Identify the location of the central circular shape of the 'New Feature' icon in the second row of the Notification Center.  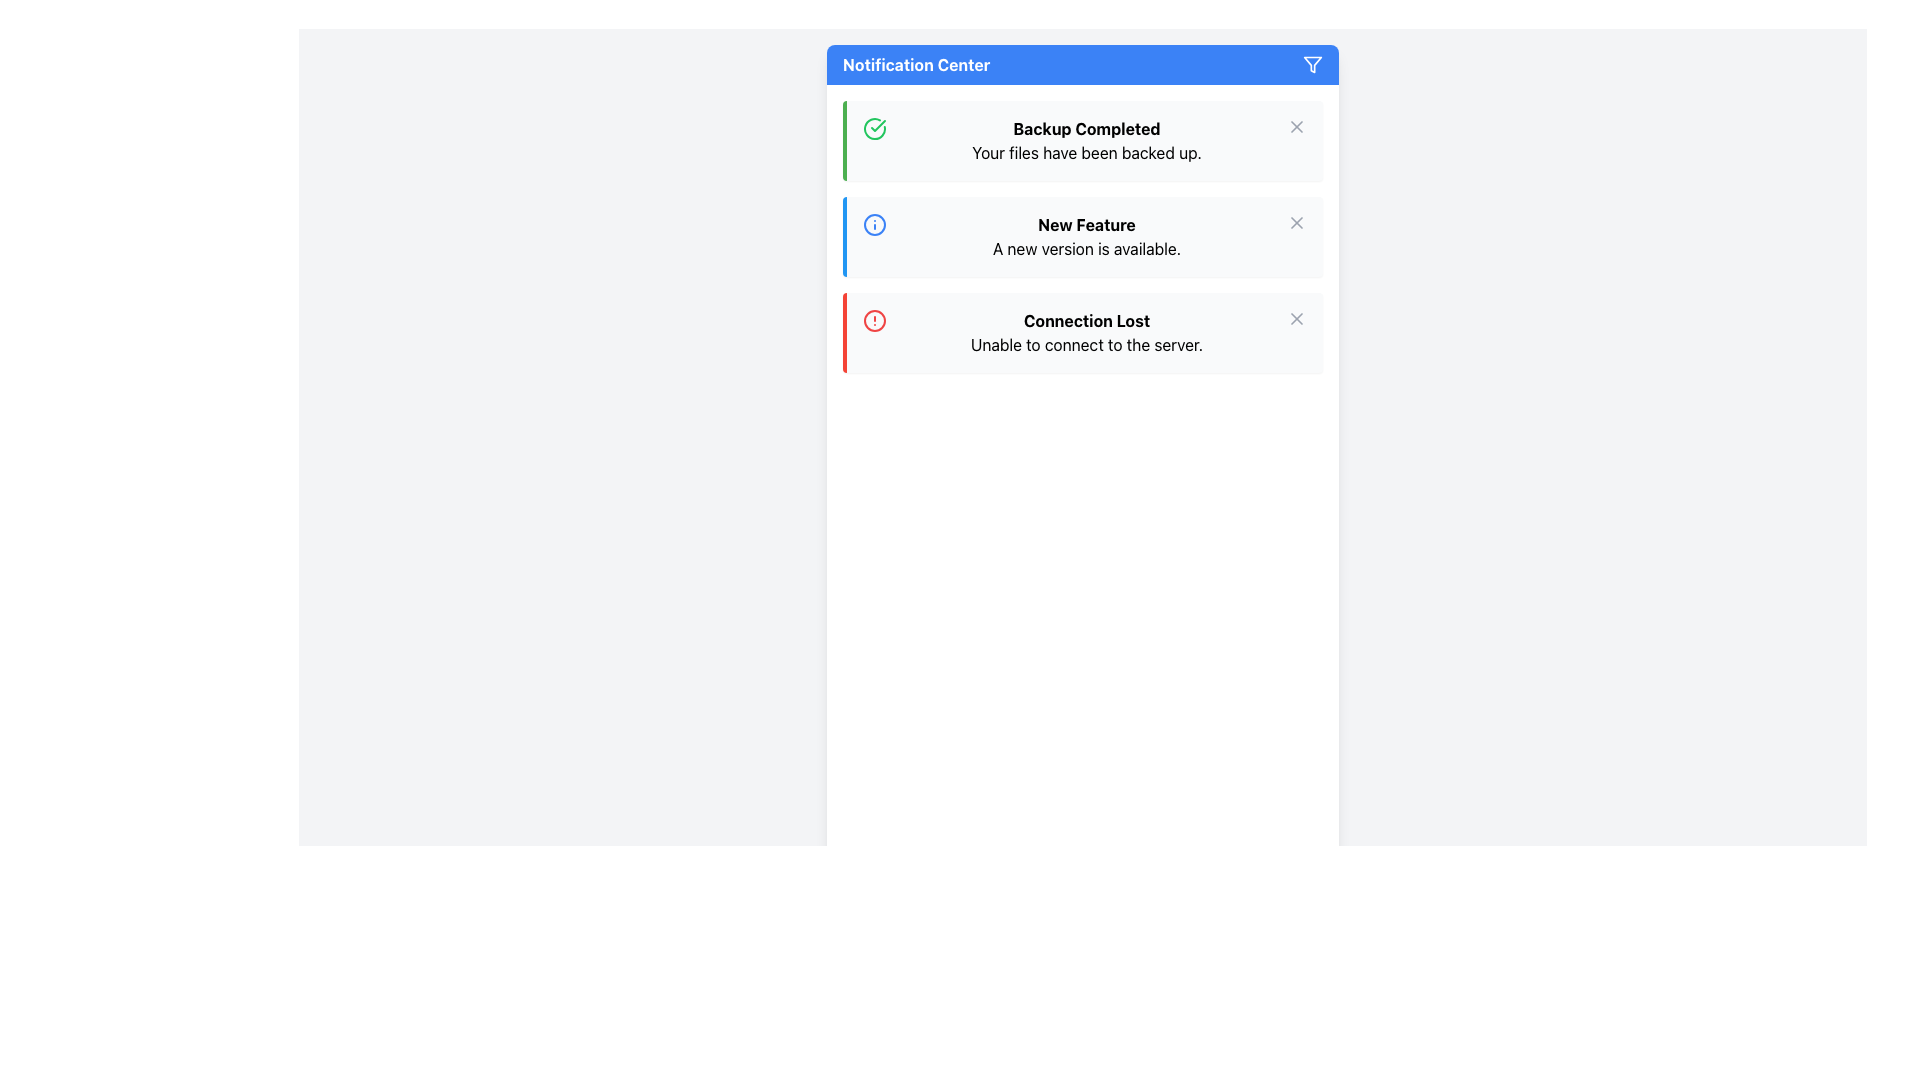
(874, 224).